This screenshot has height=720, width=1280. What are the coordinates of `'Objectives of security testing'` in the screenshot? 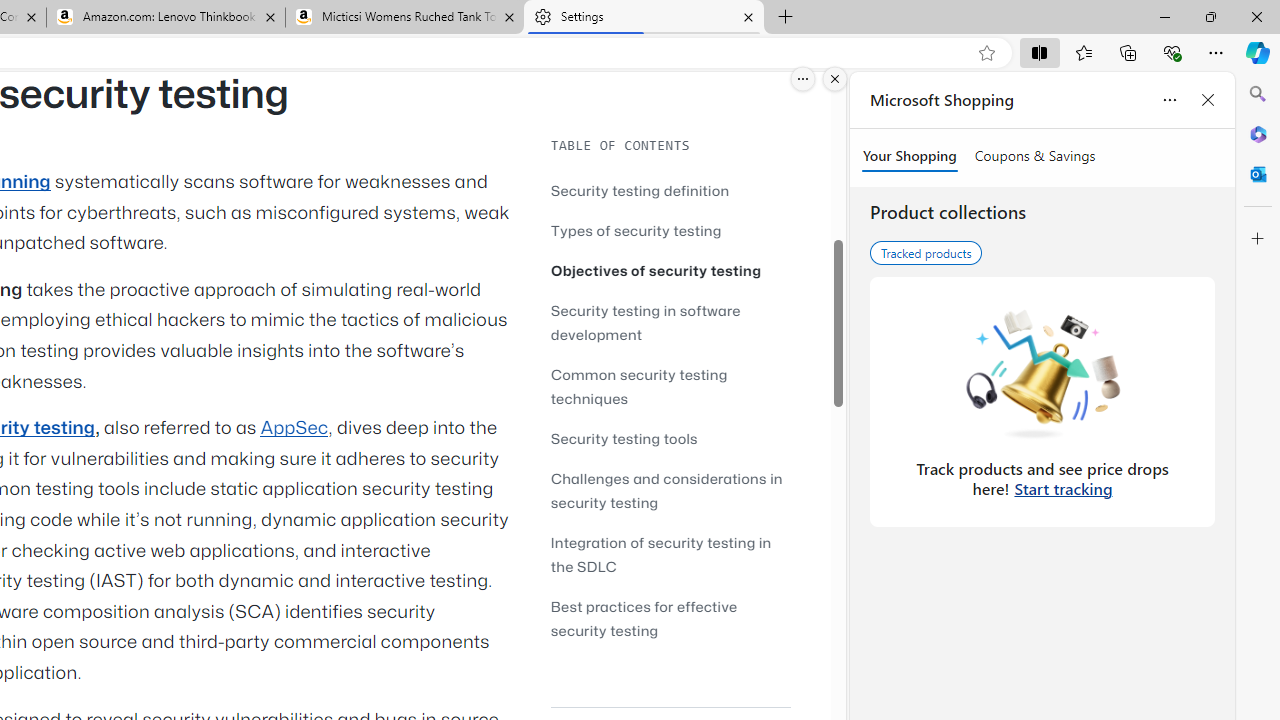 It's located at (670, 270).